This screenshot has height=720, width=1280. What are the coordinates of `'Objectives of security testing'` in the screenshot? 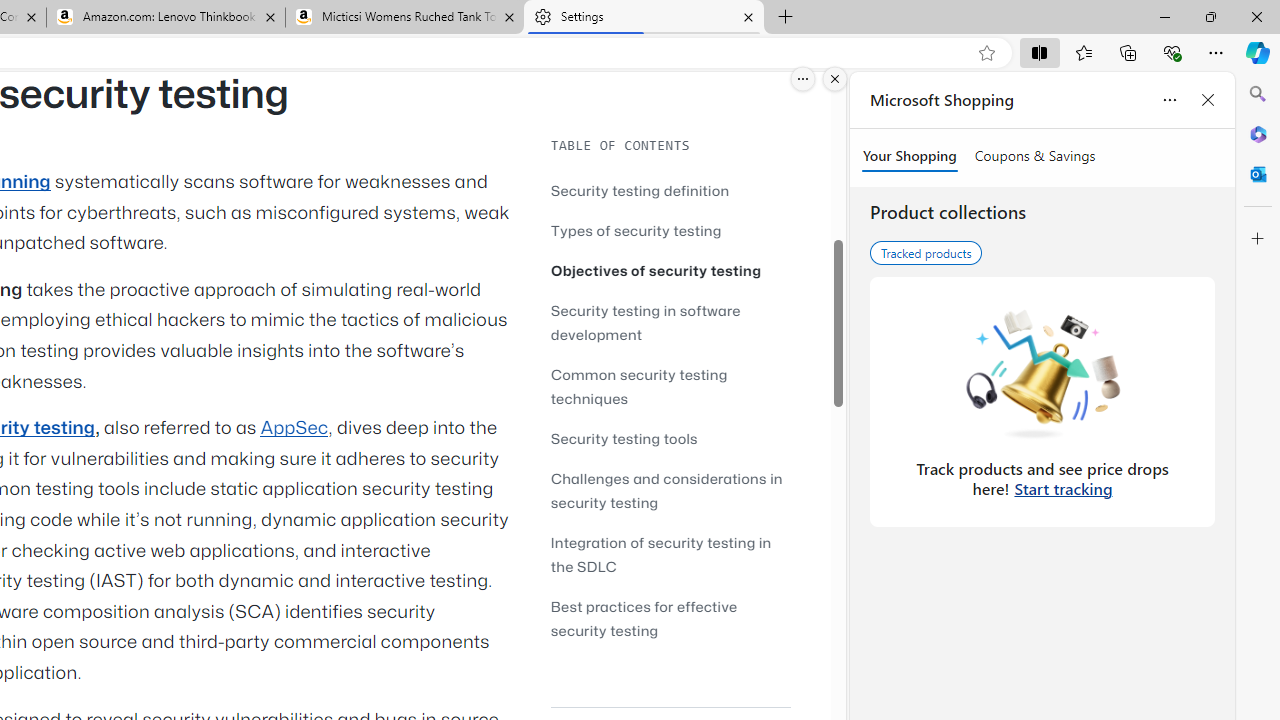 It's located at (670, 270).